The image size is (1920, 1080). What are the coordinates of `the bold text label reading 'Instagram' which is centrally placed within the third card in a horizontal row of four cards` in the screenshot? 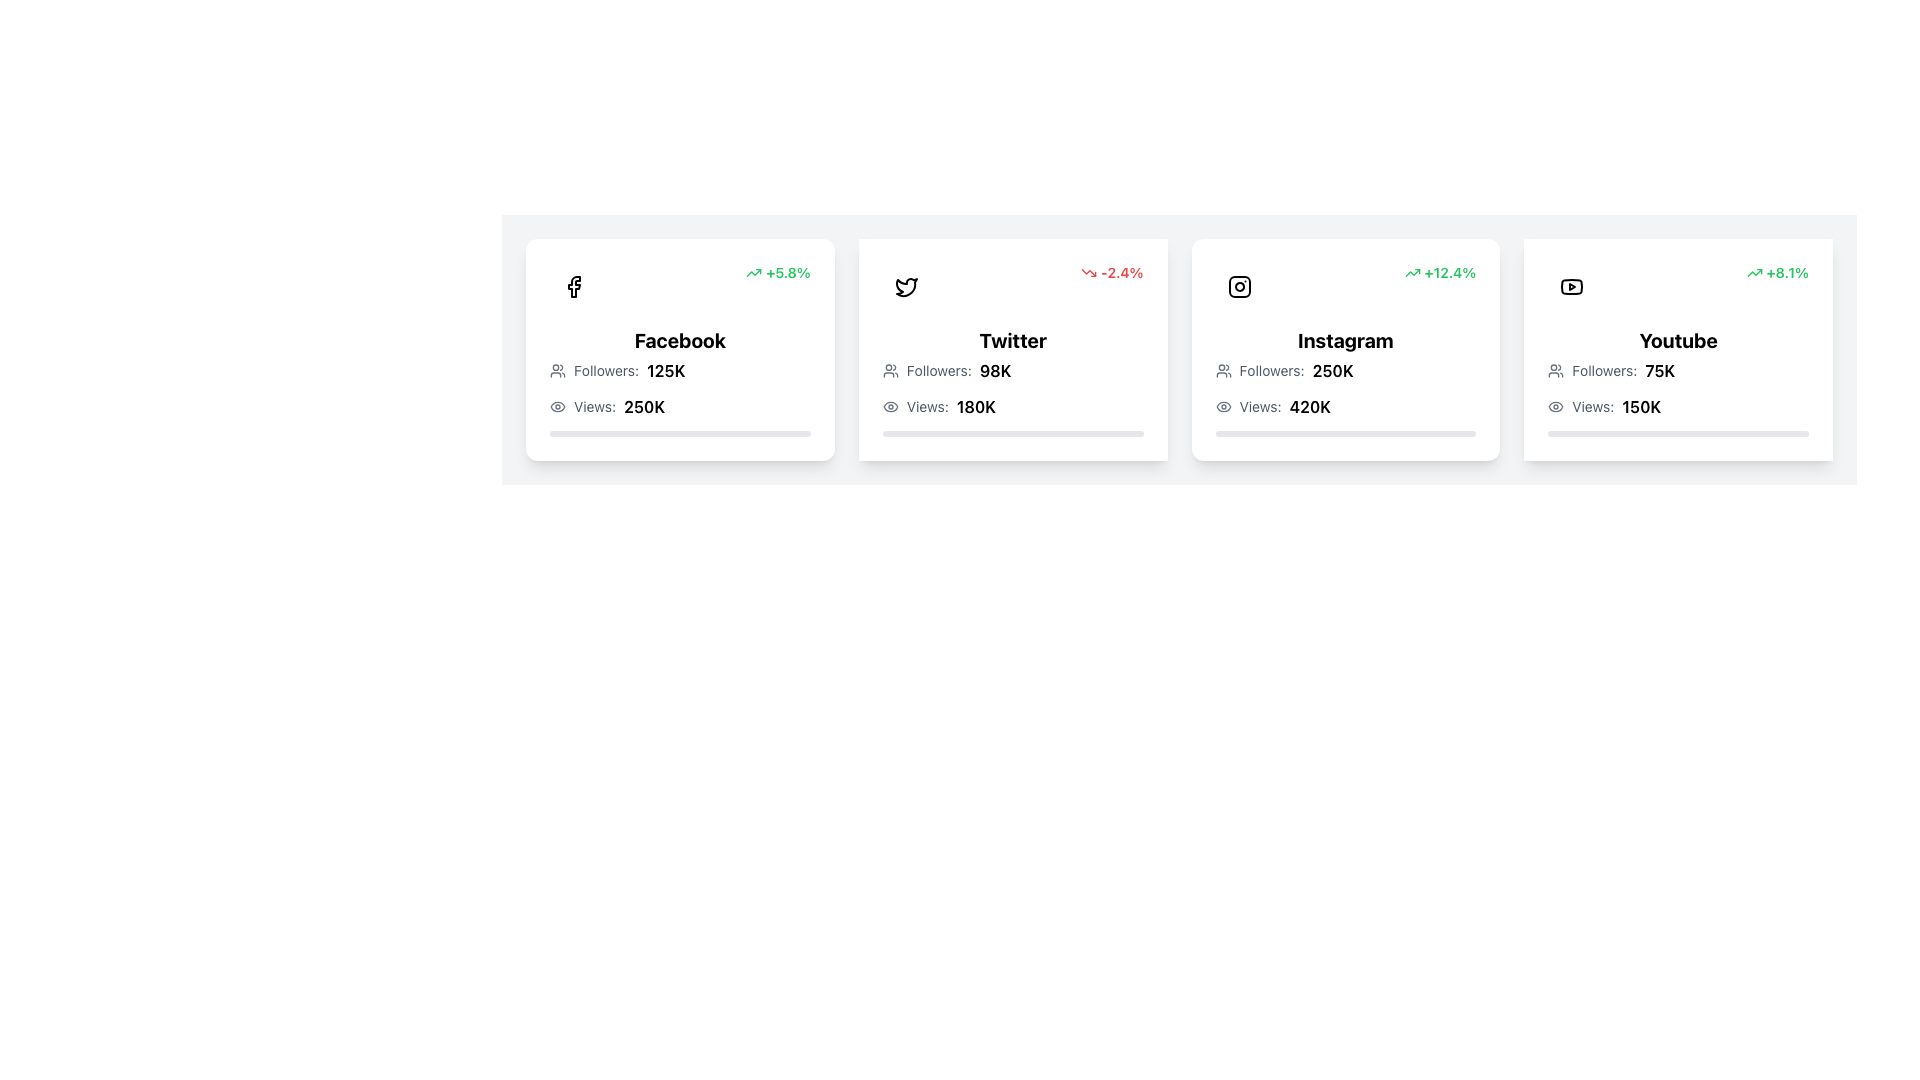 It's located at (1345, 339).